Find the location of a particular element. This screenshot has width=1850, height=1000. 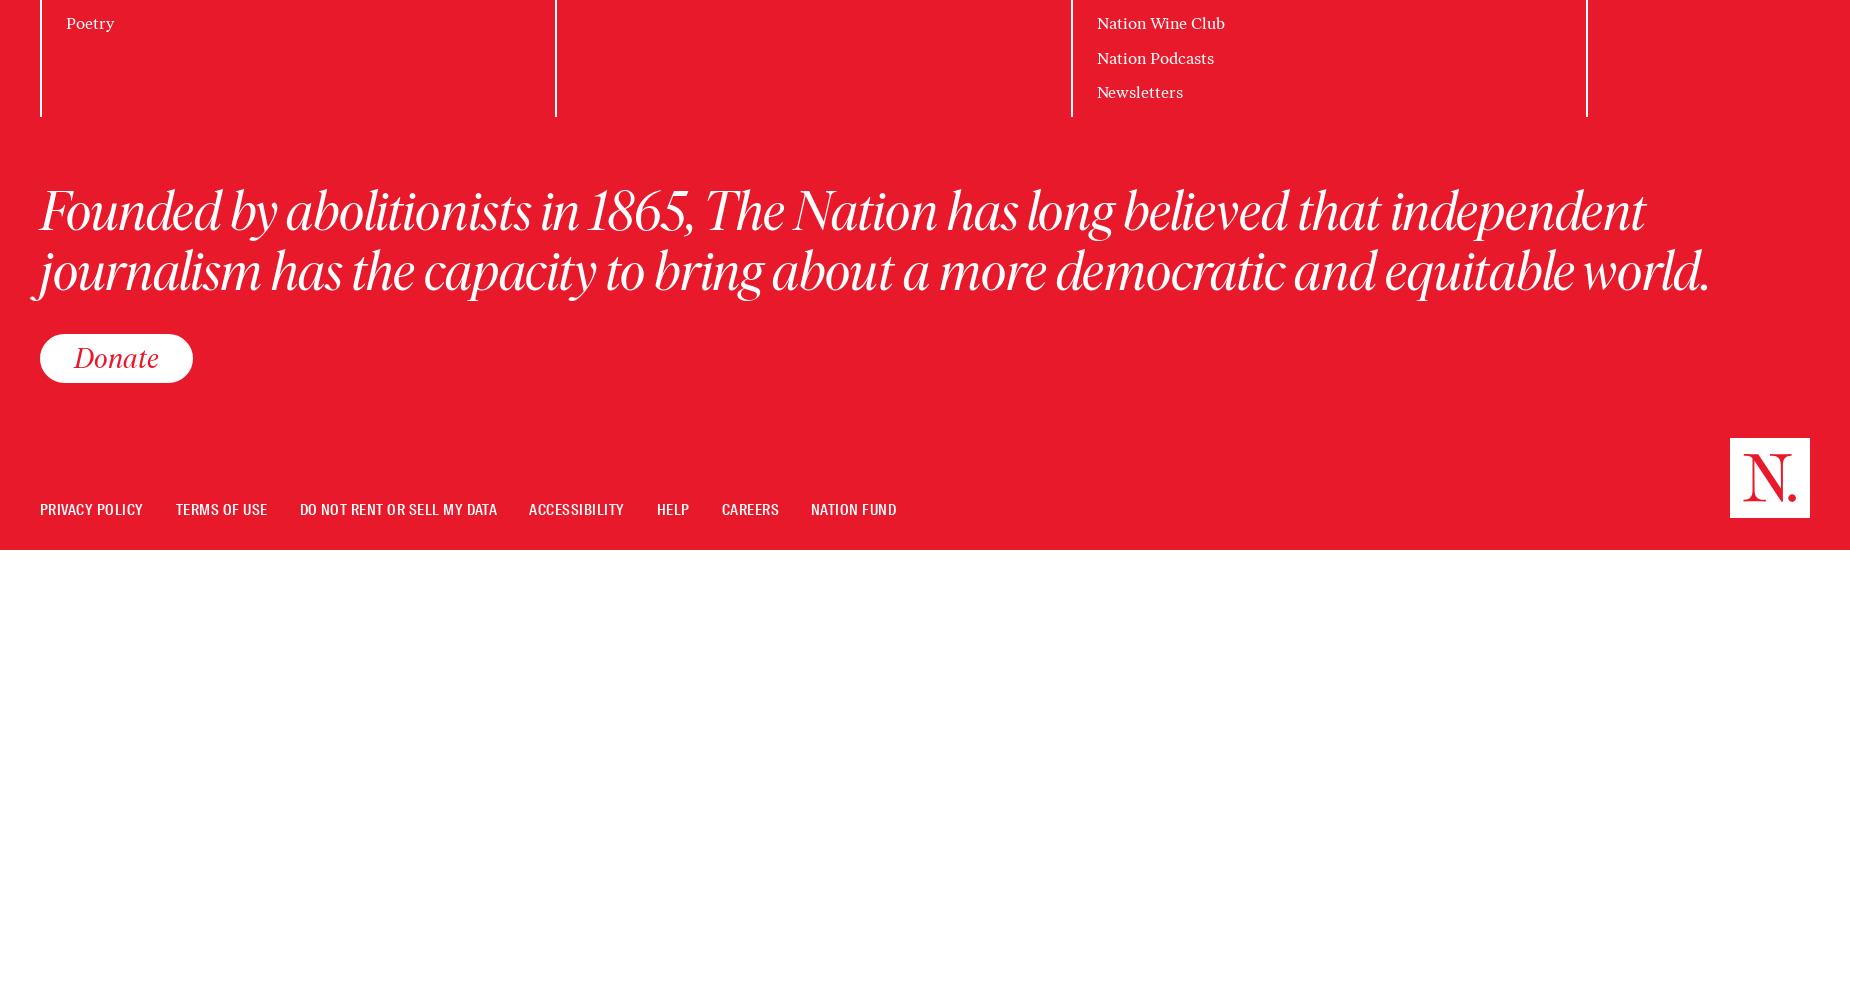

'Do Not Rent Or Sell My Data' is located at coordinates (396, 509).